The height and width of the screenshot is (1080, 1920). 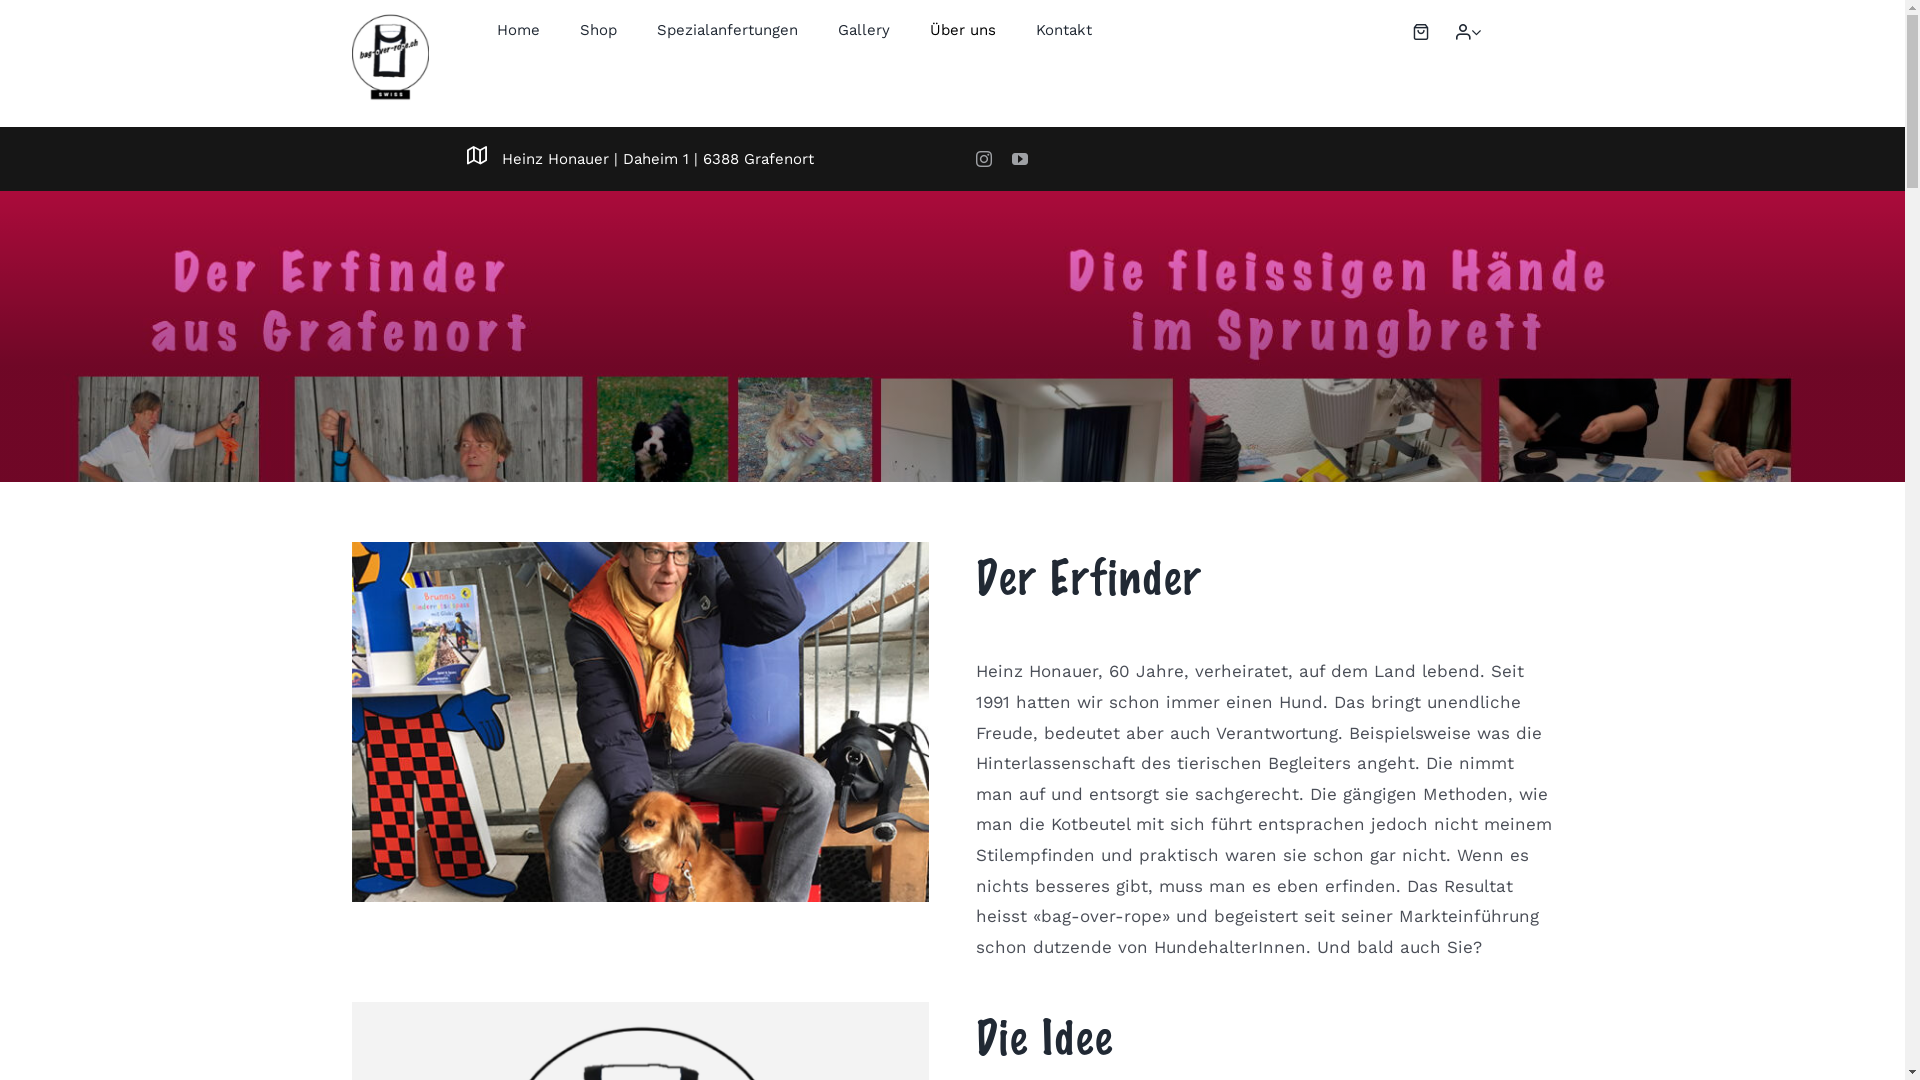 I want to click on 'Shop', so click(x=597, y=30).